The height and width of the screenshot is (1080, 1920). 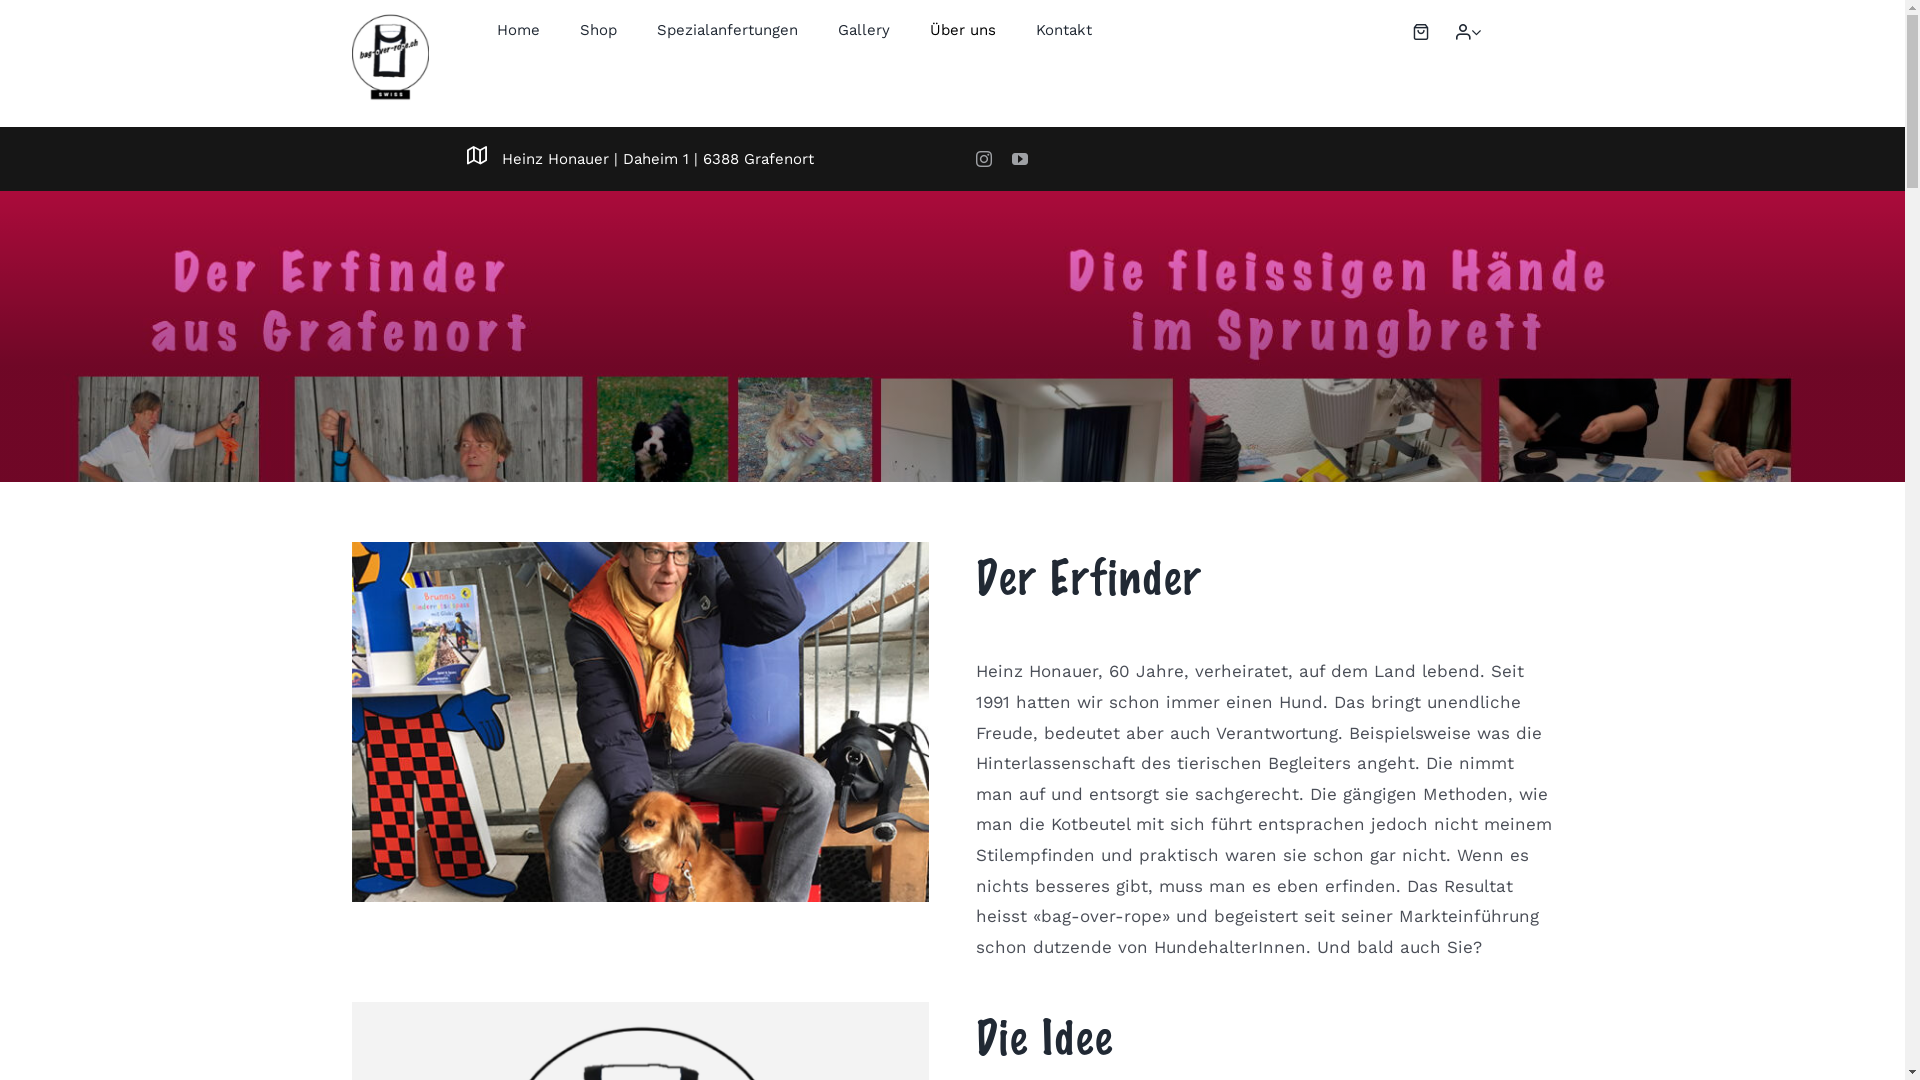 I want to click on 'Shop', so click(x=597, y=30).